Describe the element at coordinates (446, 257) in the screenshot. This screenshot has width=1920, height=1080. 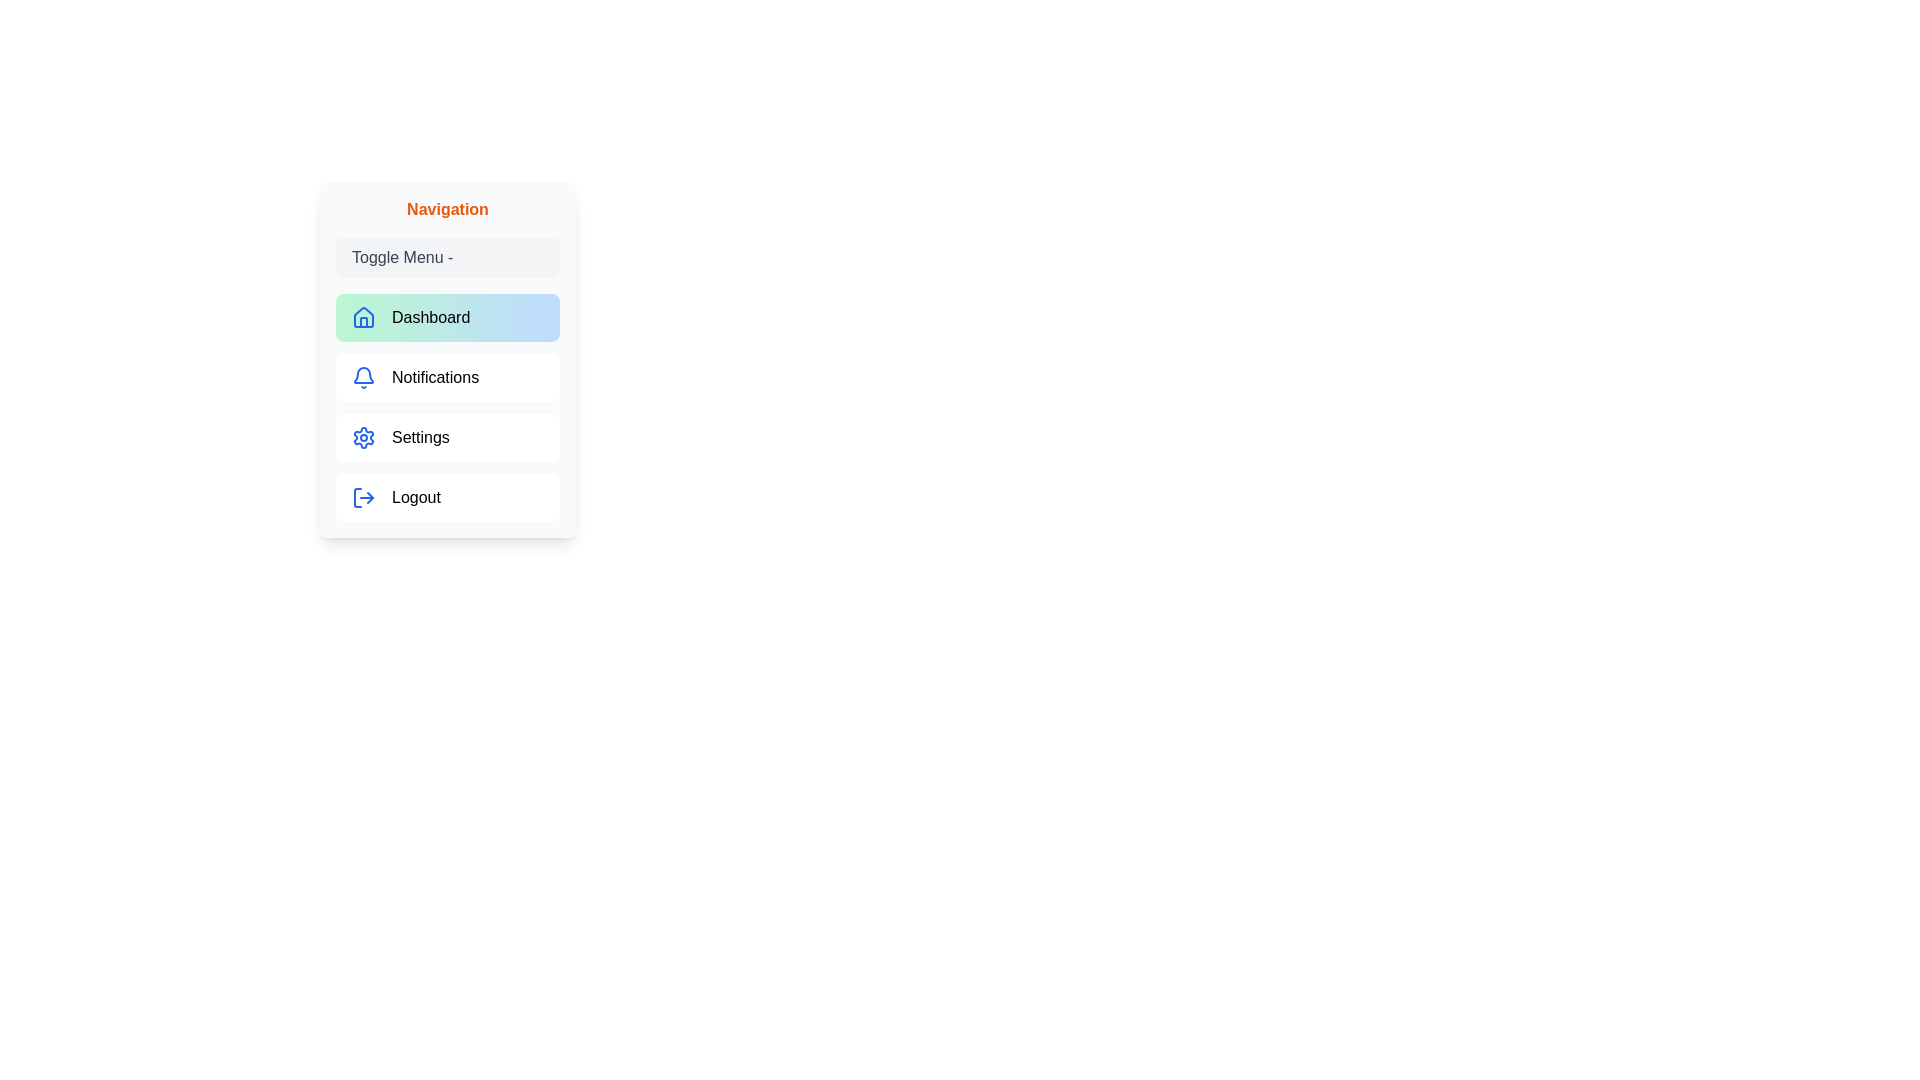
I see `the 'Toggle Menu' button to toggle the menu visibility` at that location.